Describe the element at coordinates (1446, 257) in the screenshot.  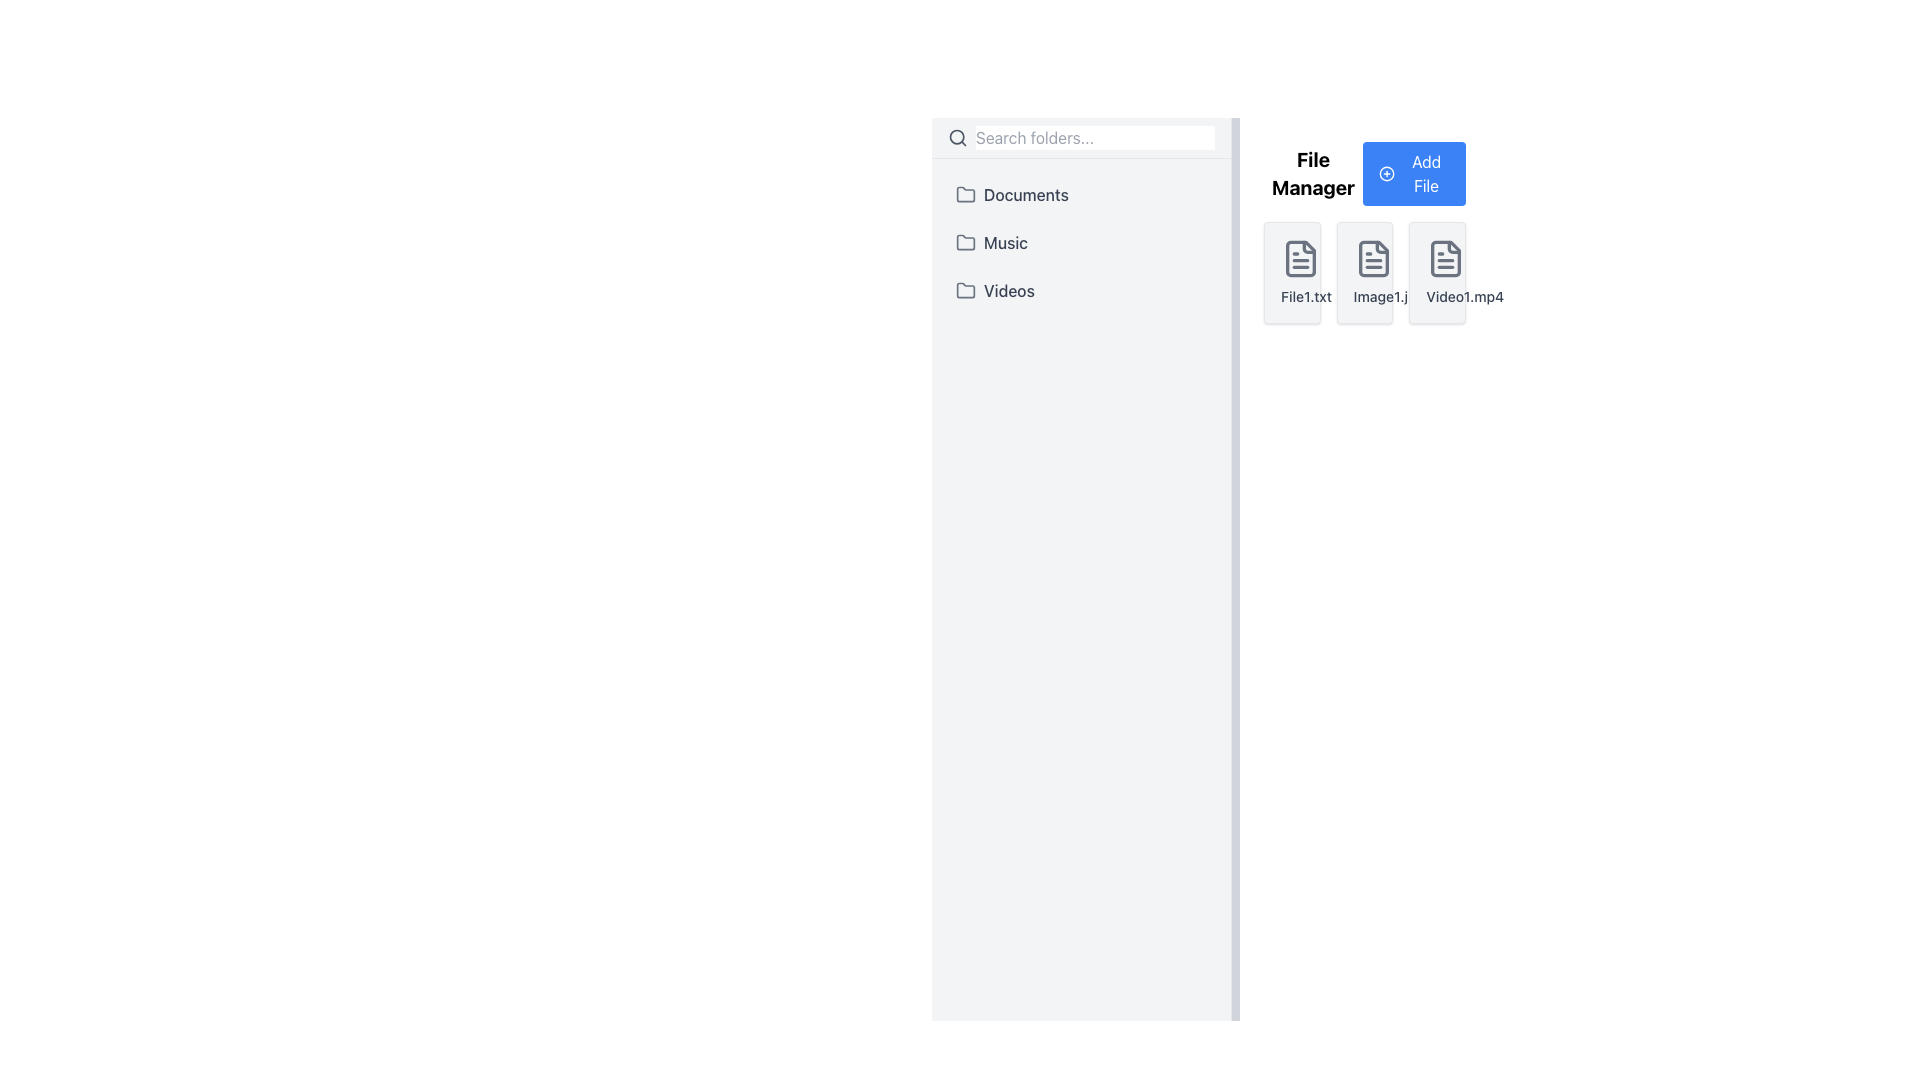
I see `the visual icon representing 'Video1.mp4' in the file manager interface` at that location.